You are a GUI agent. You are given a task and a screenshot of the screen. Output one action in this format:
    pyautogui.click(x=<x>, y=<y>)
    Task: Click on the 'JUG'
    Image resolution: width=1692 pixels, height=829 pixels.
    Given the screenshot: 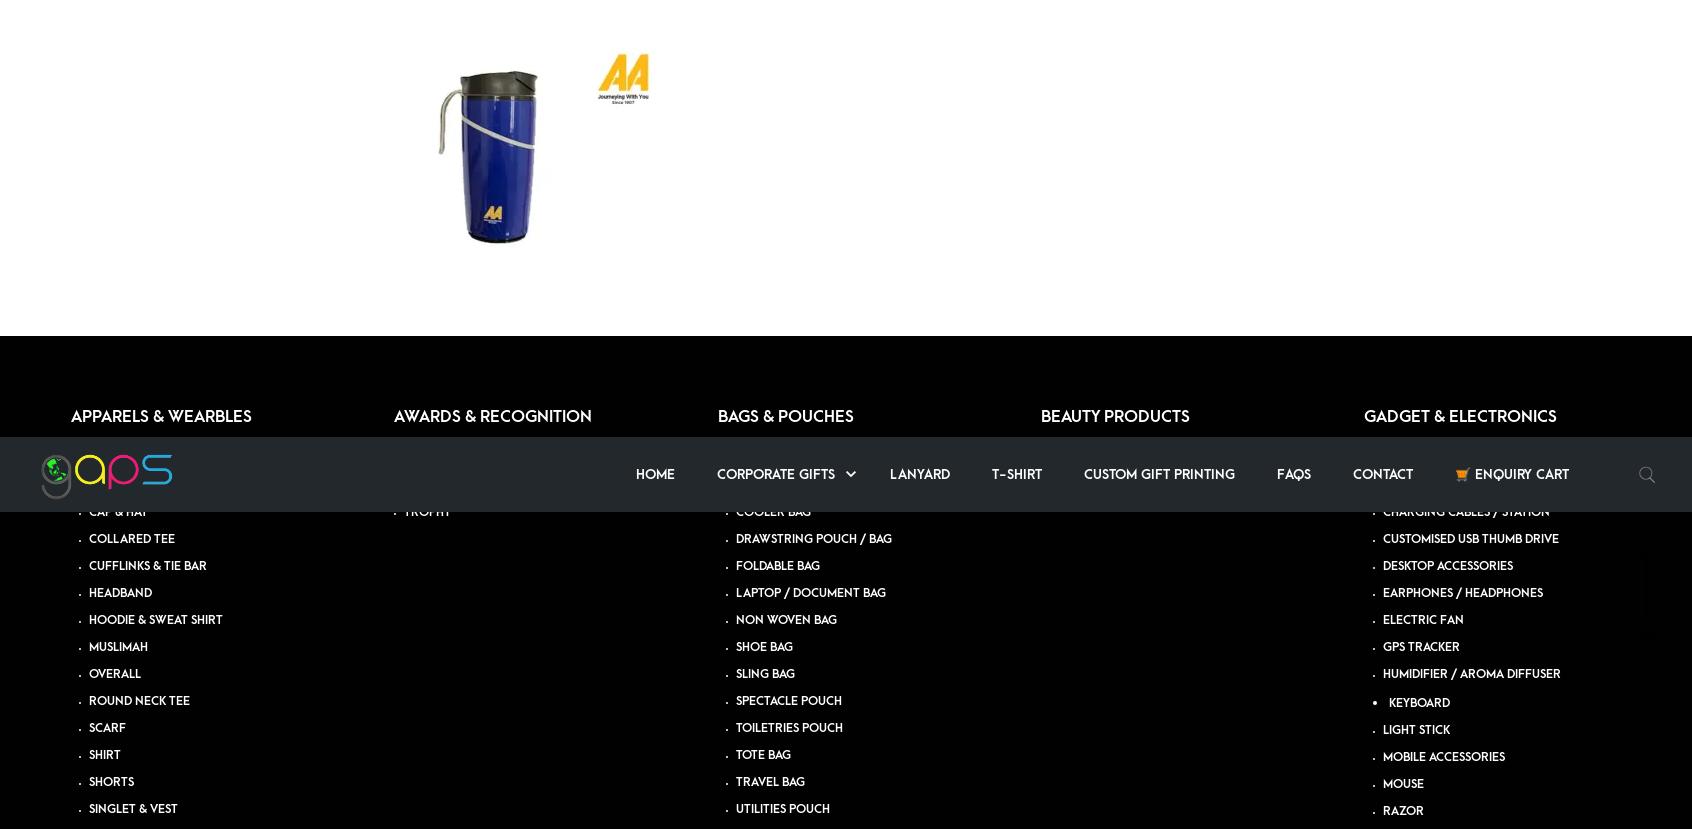 What is the action you would take?
    pyautogui.click(x=100, y=39)
    